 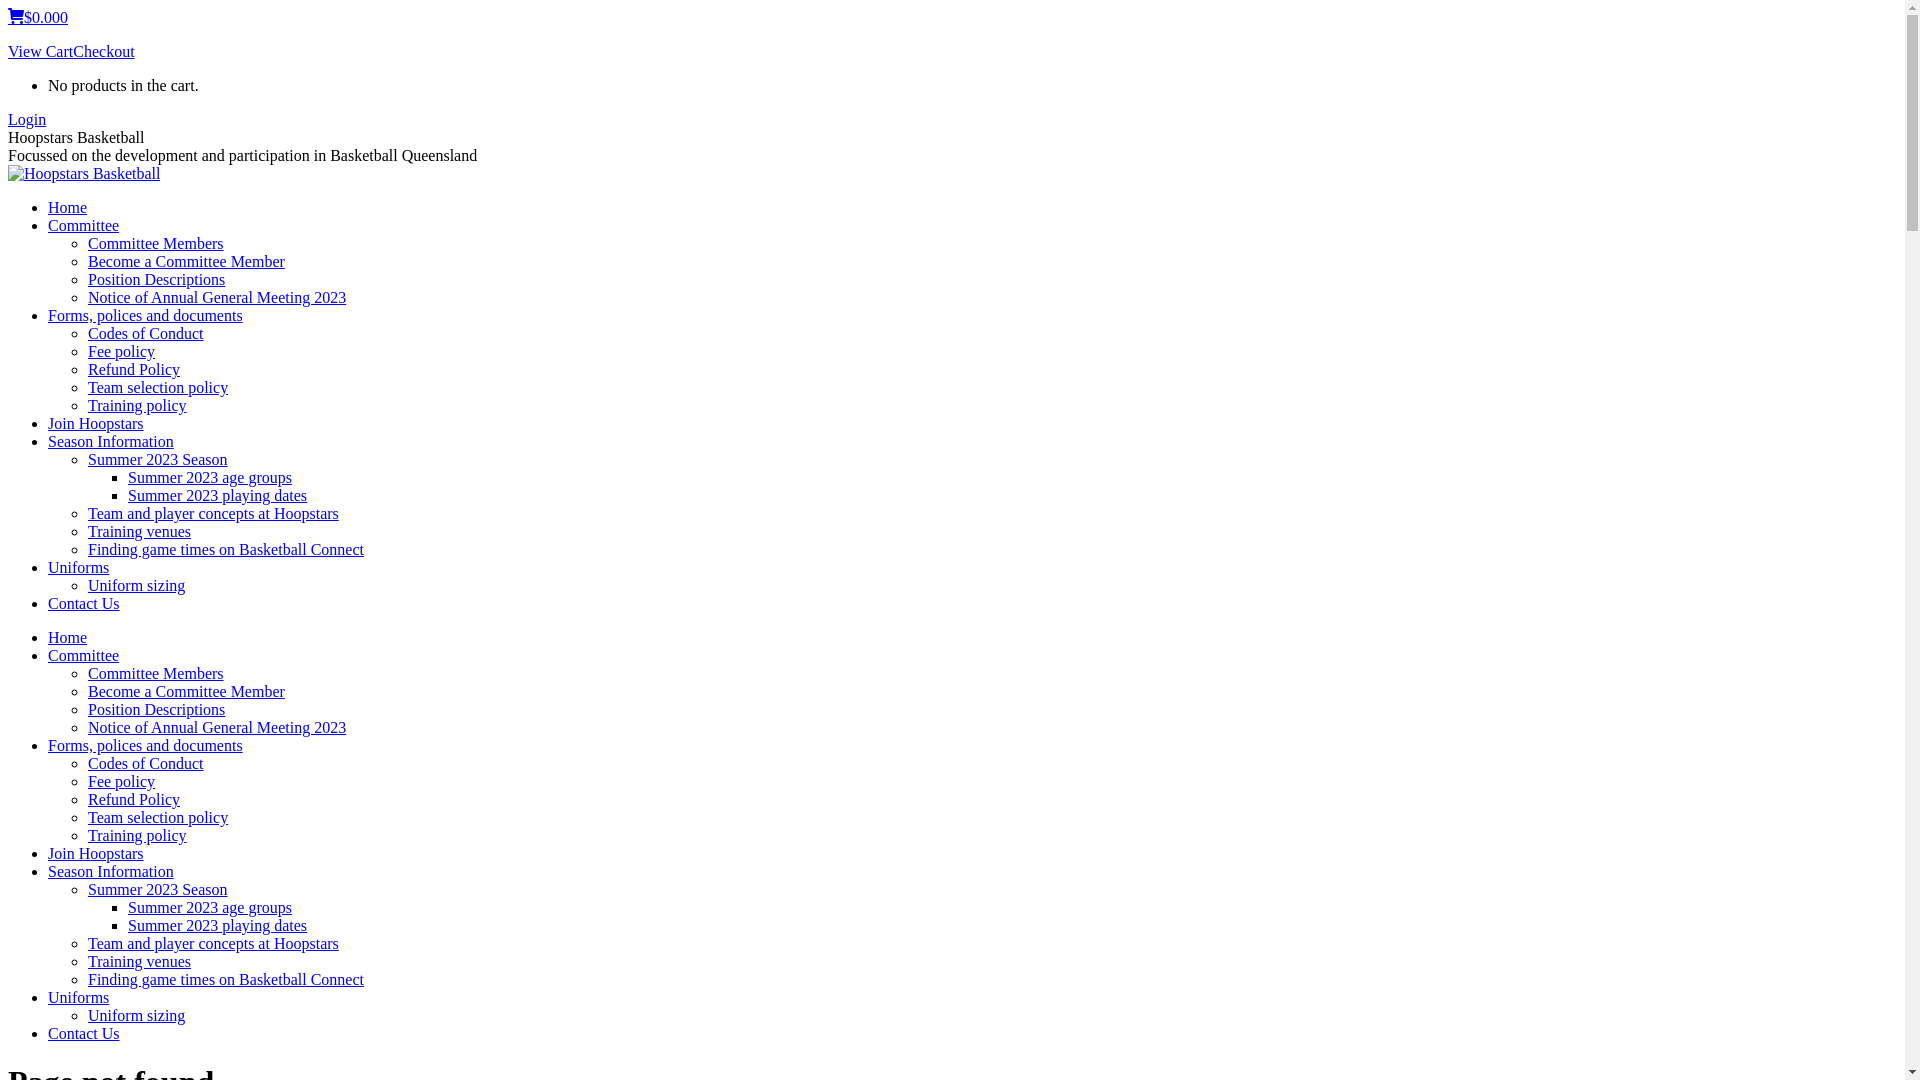 What do you see at coordinates (67, 637) in the screenshot?
I see `'Home'` at bounding box center [67, 637].